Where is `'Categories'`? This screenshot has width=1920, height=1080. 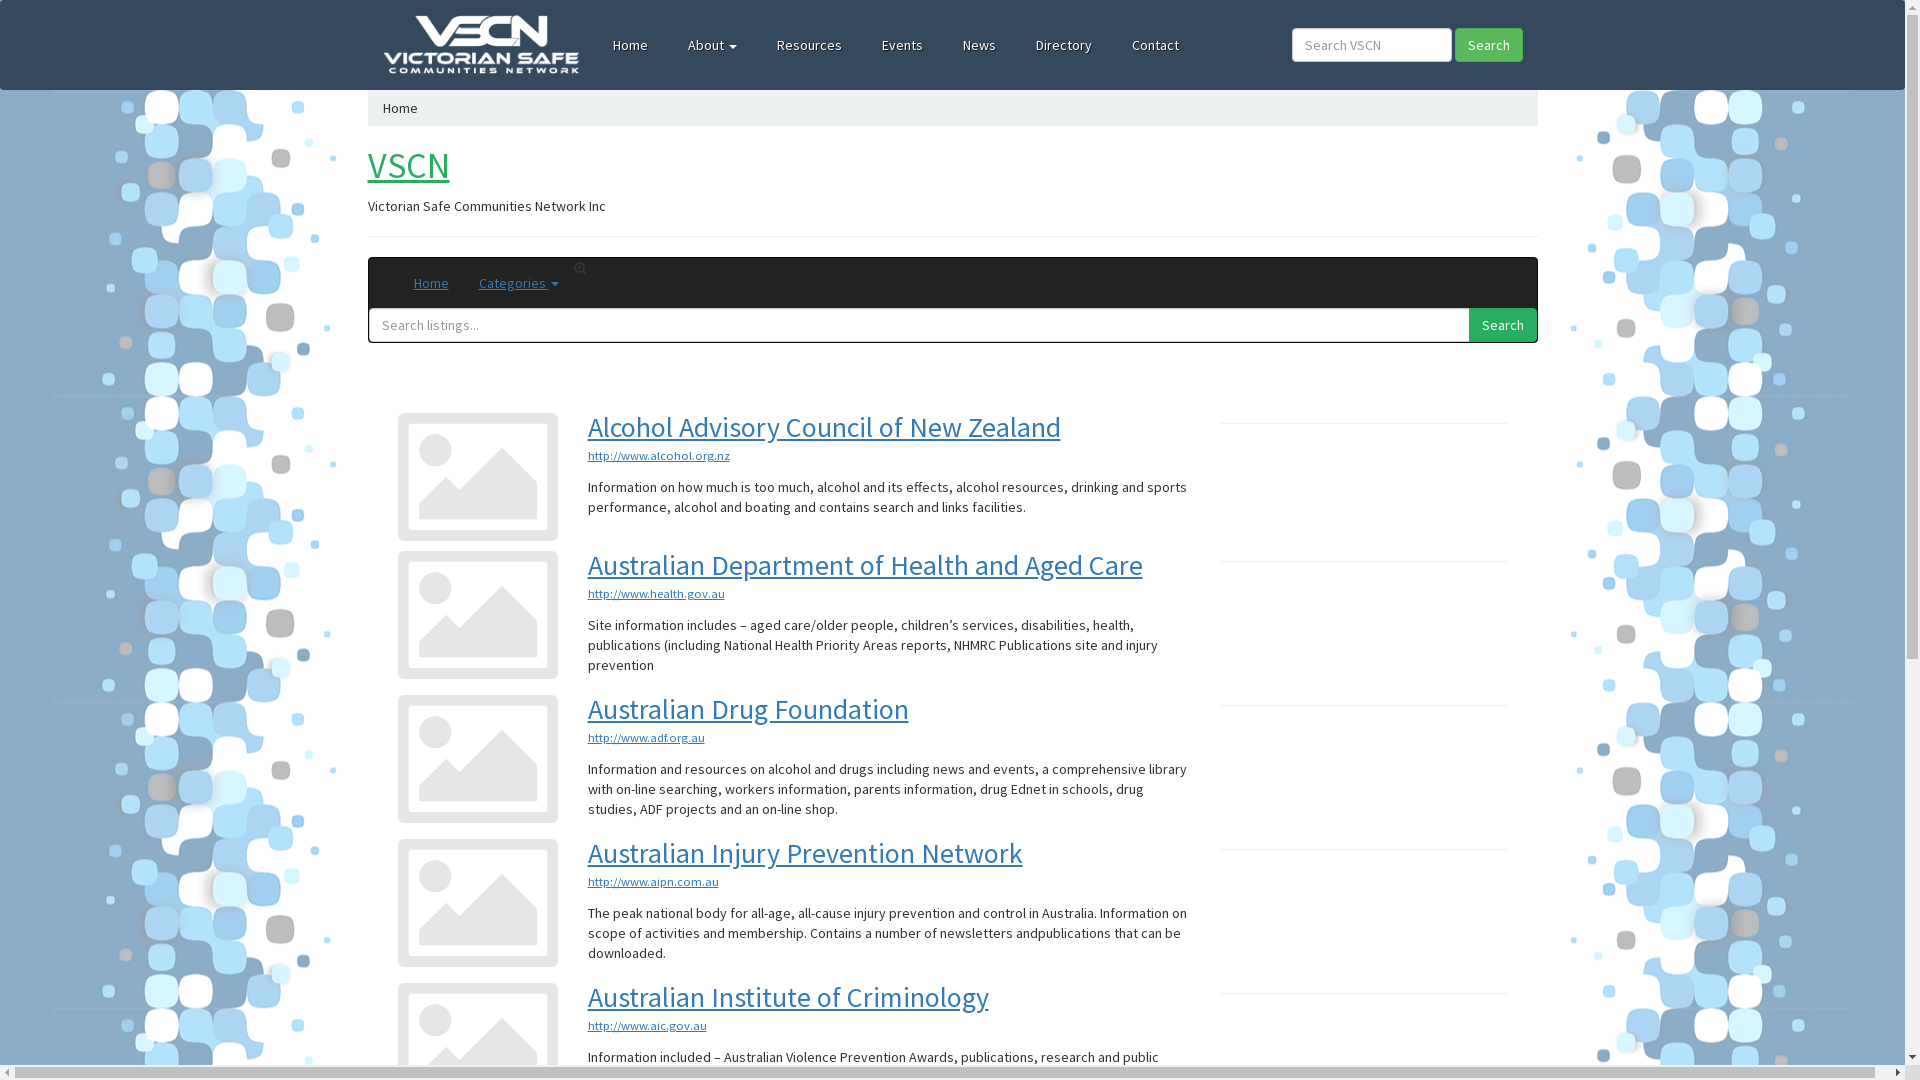 'Categories' is located at coordinates (518, 282).